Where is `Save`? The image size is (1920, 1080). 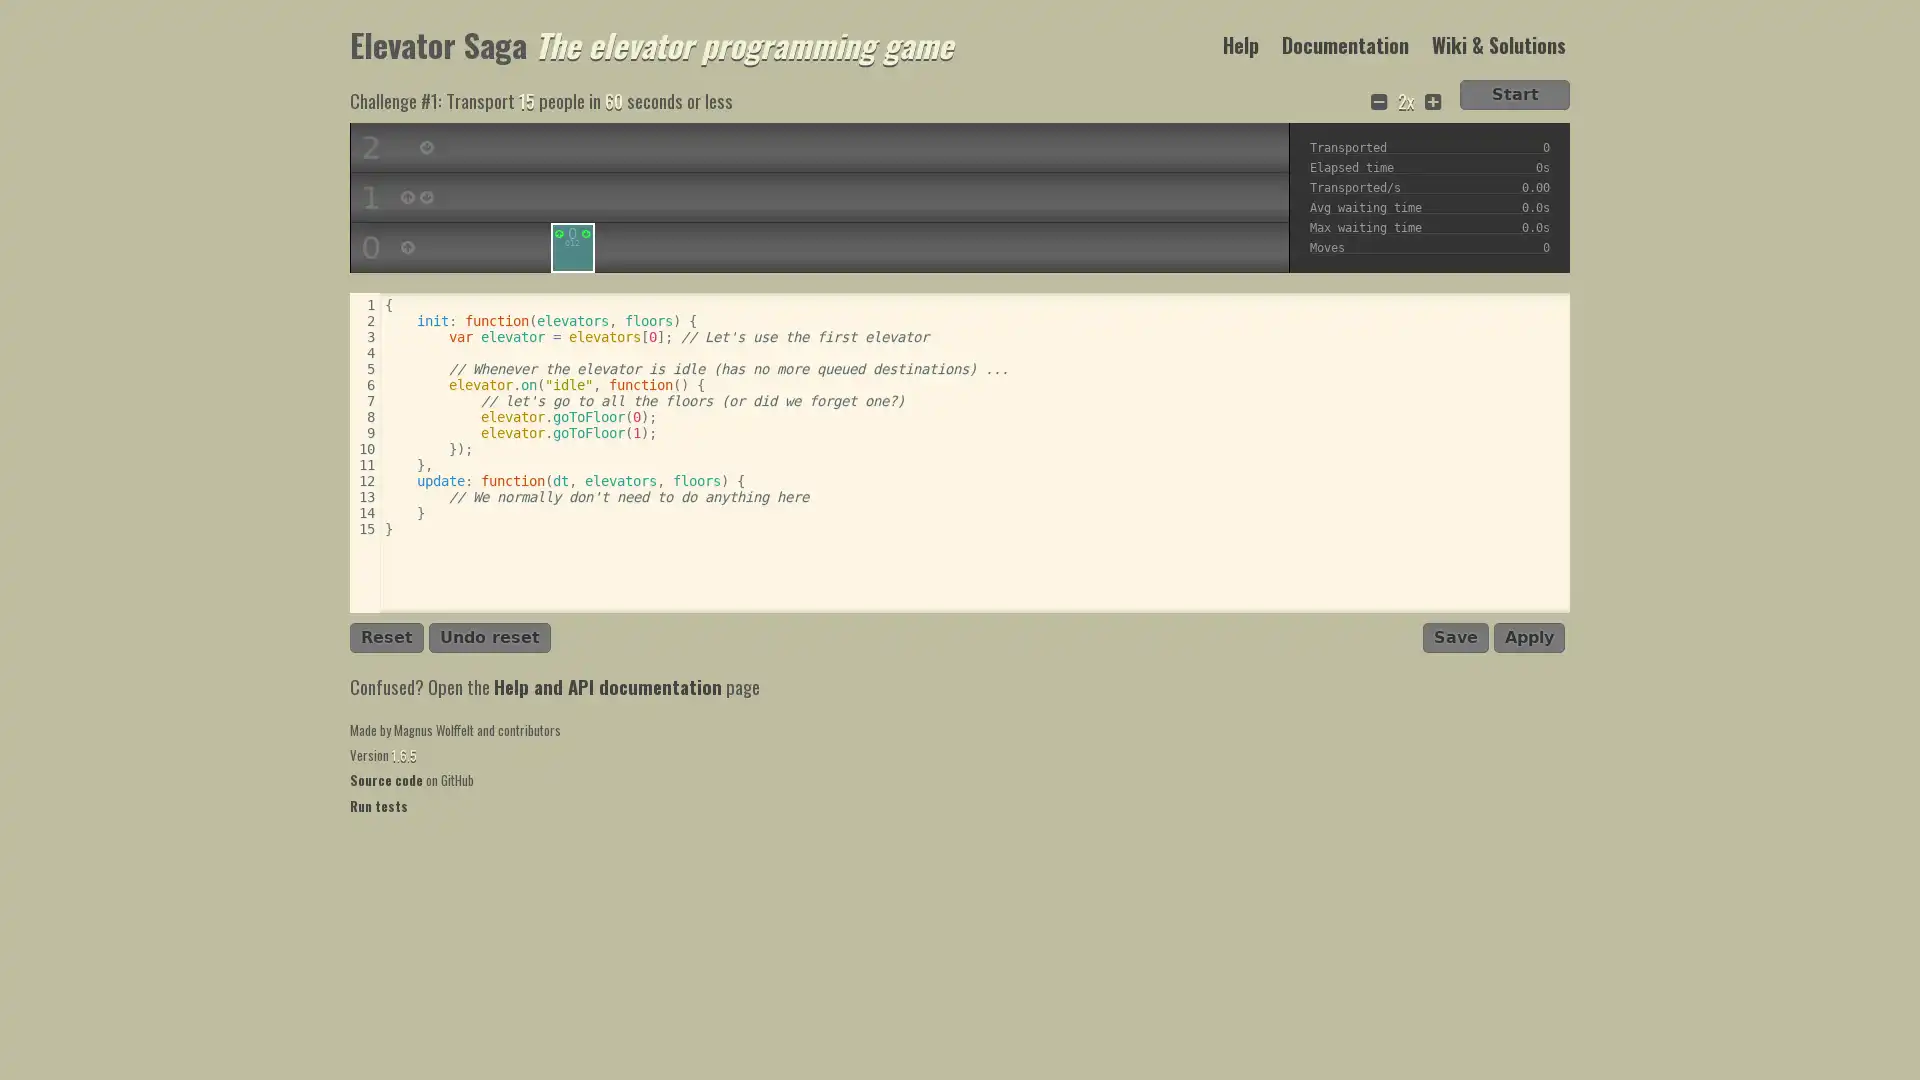
Save is located at coordinates (1455, 637).